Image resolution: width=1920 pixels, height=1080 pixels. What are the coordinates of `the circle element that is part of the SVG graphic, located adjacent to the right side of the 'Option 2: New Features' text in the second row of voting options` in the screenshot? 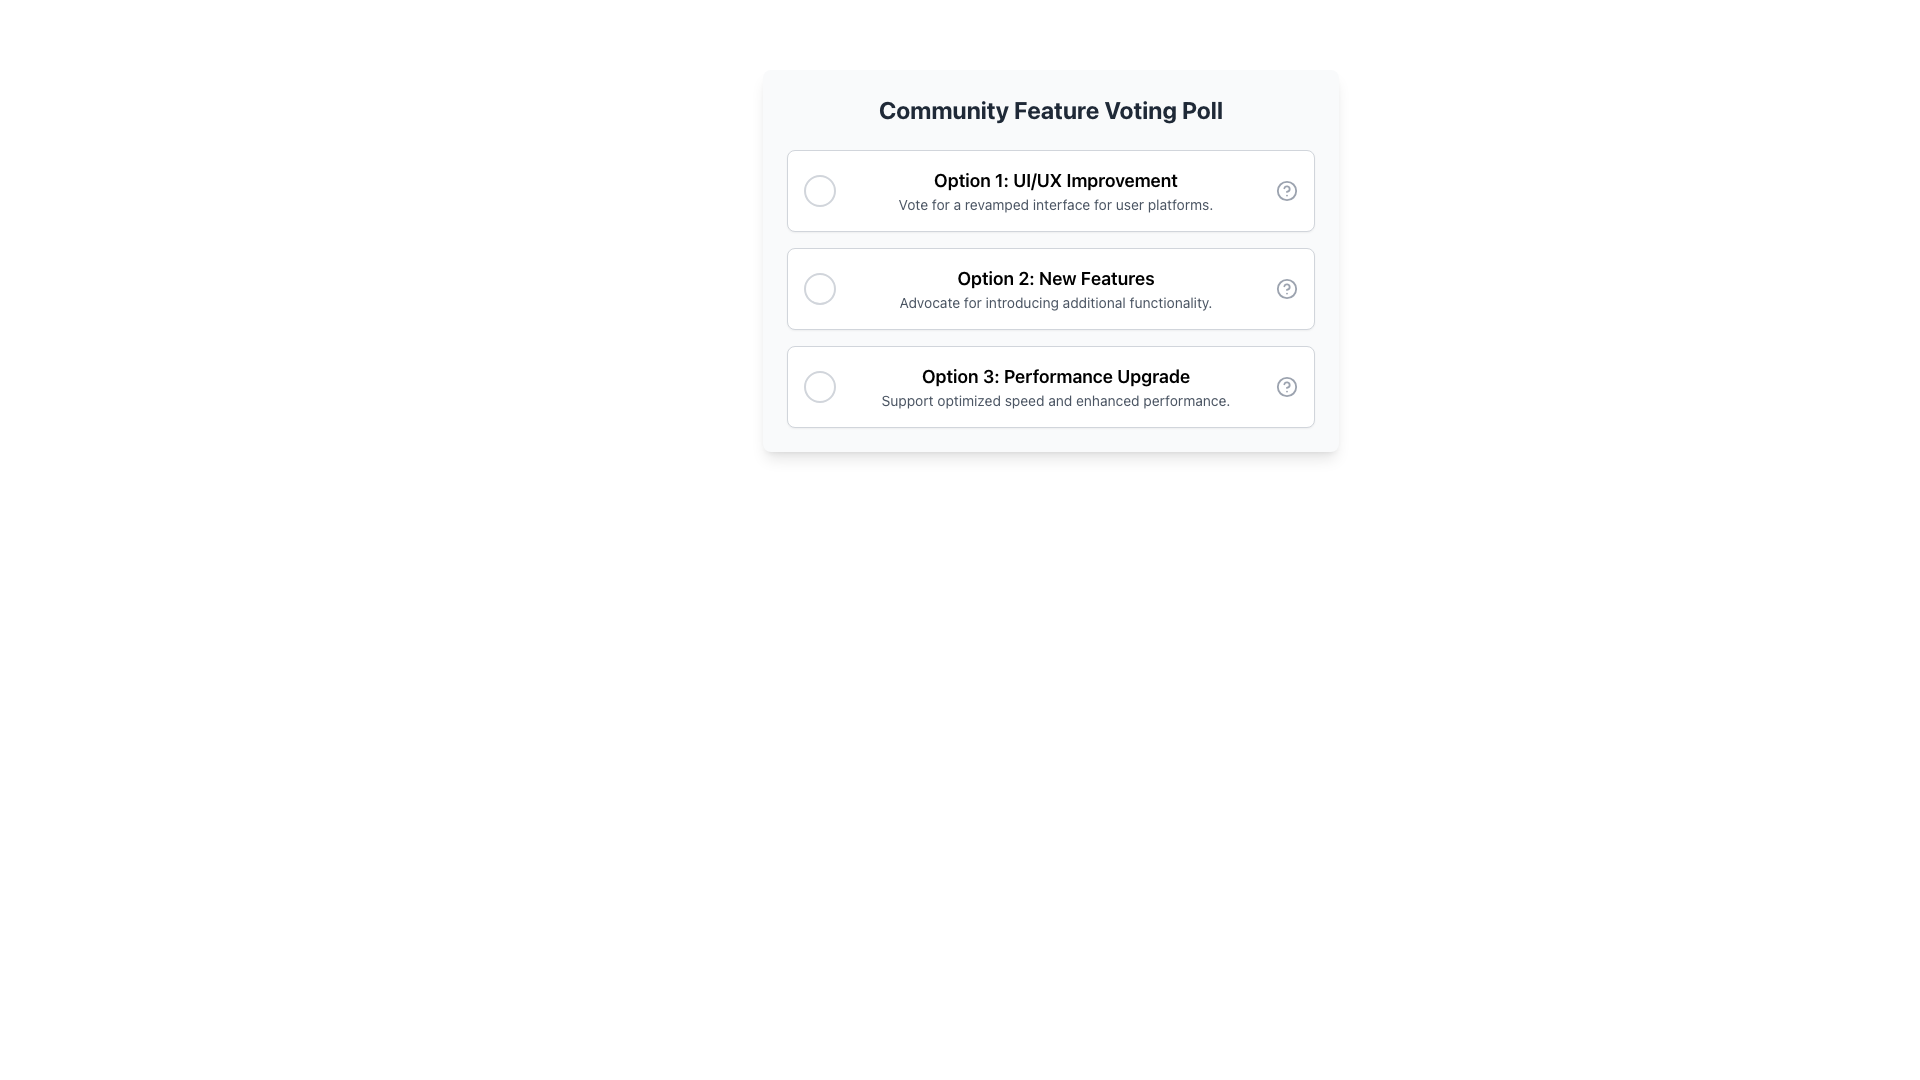 It's located at (1286, 289).